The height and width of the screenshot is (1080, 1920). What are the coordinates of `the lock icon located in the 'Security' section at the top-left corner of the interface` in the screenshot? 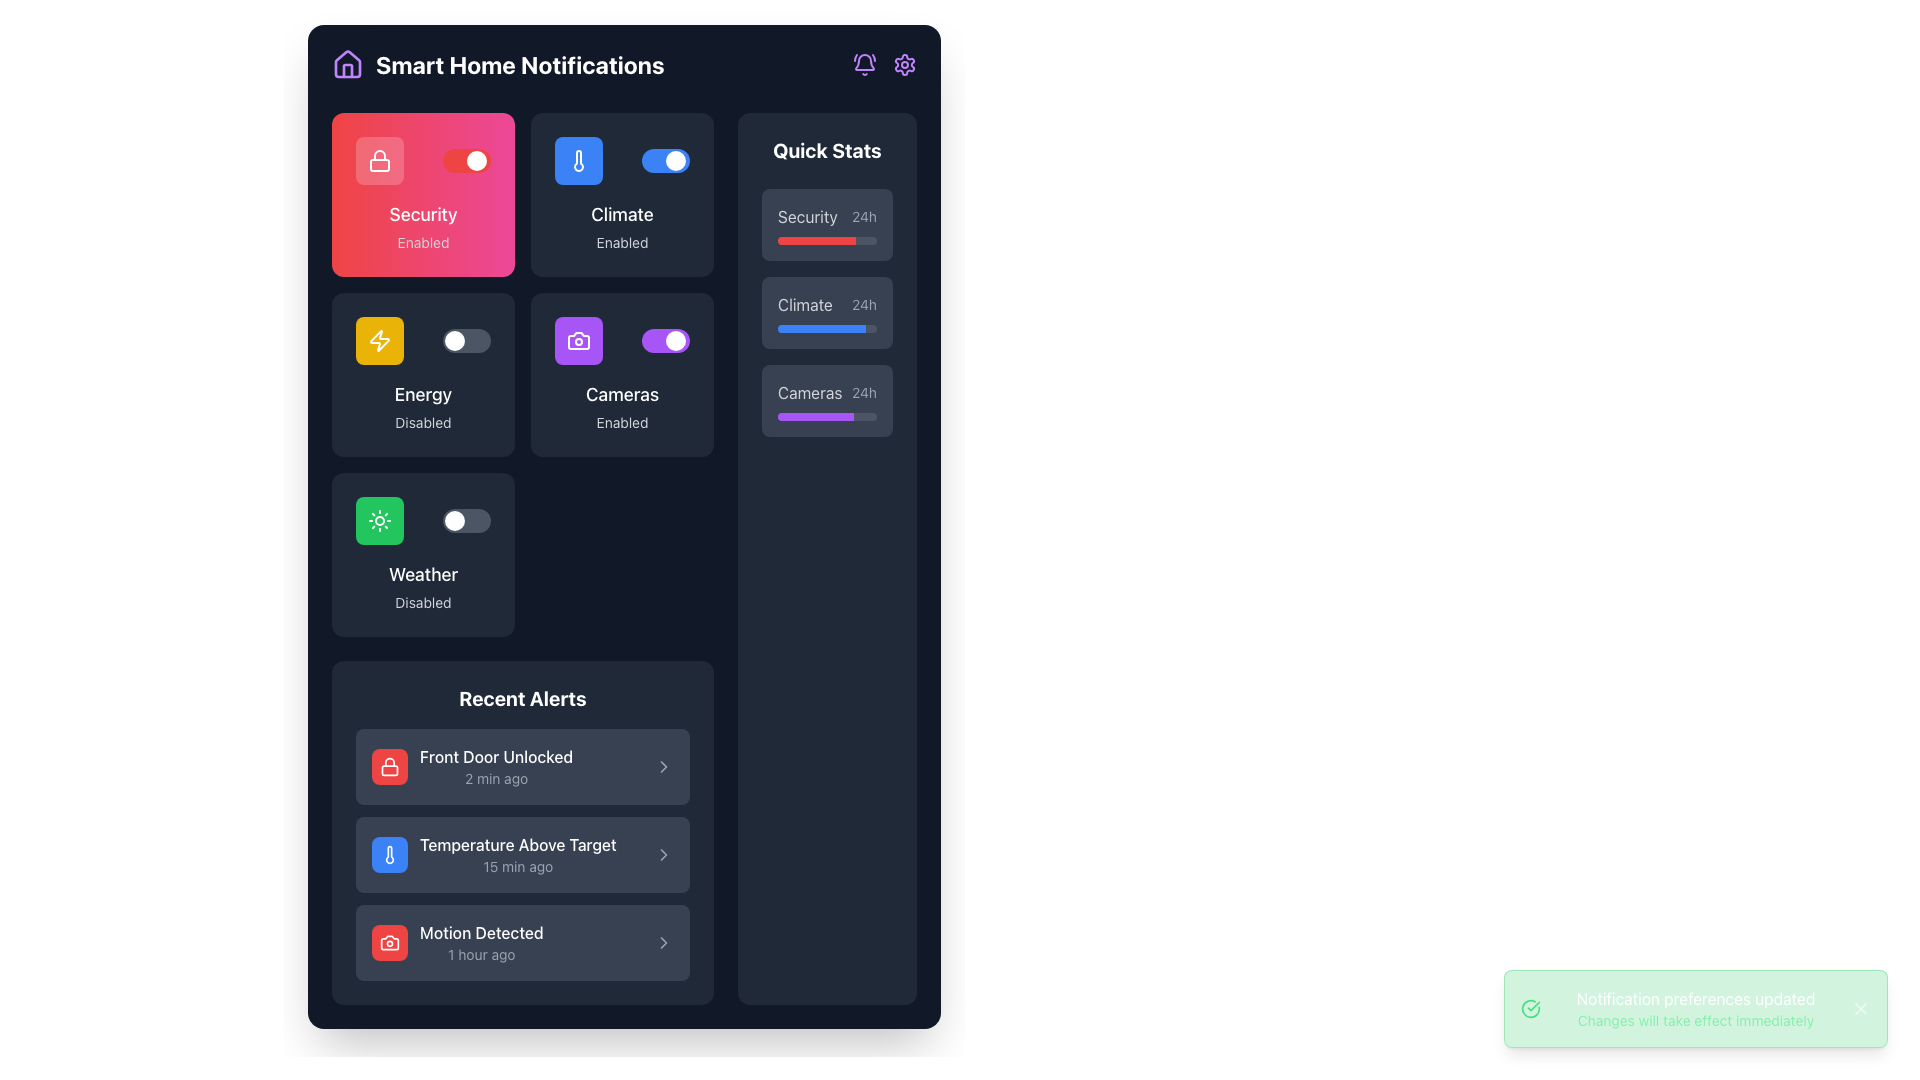 It's located at (379, 160).